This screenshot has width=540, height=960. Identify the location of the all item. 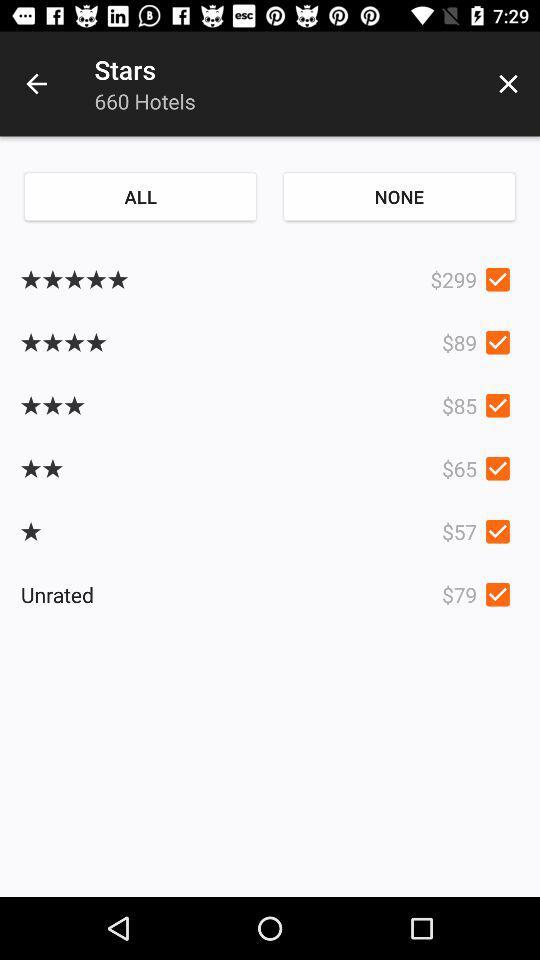
(139, 196).